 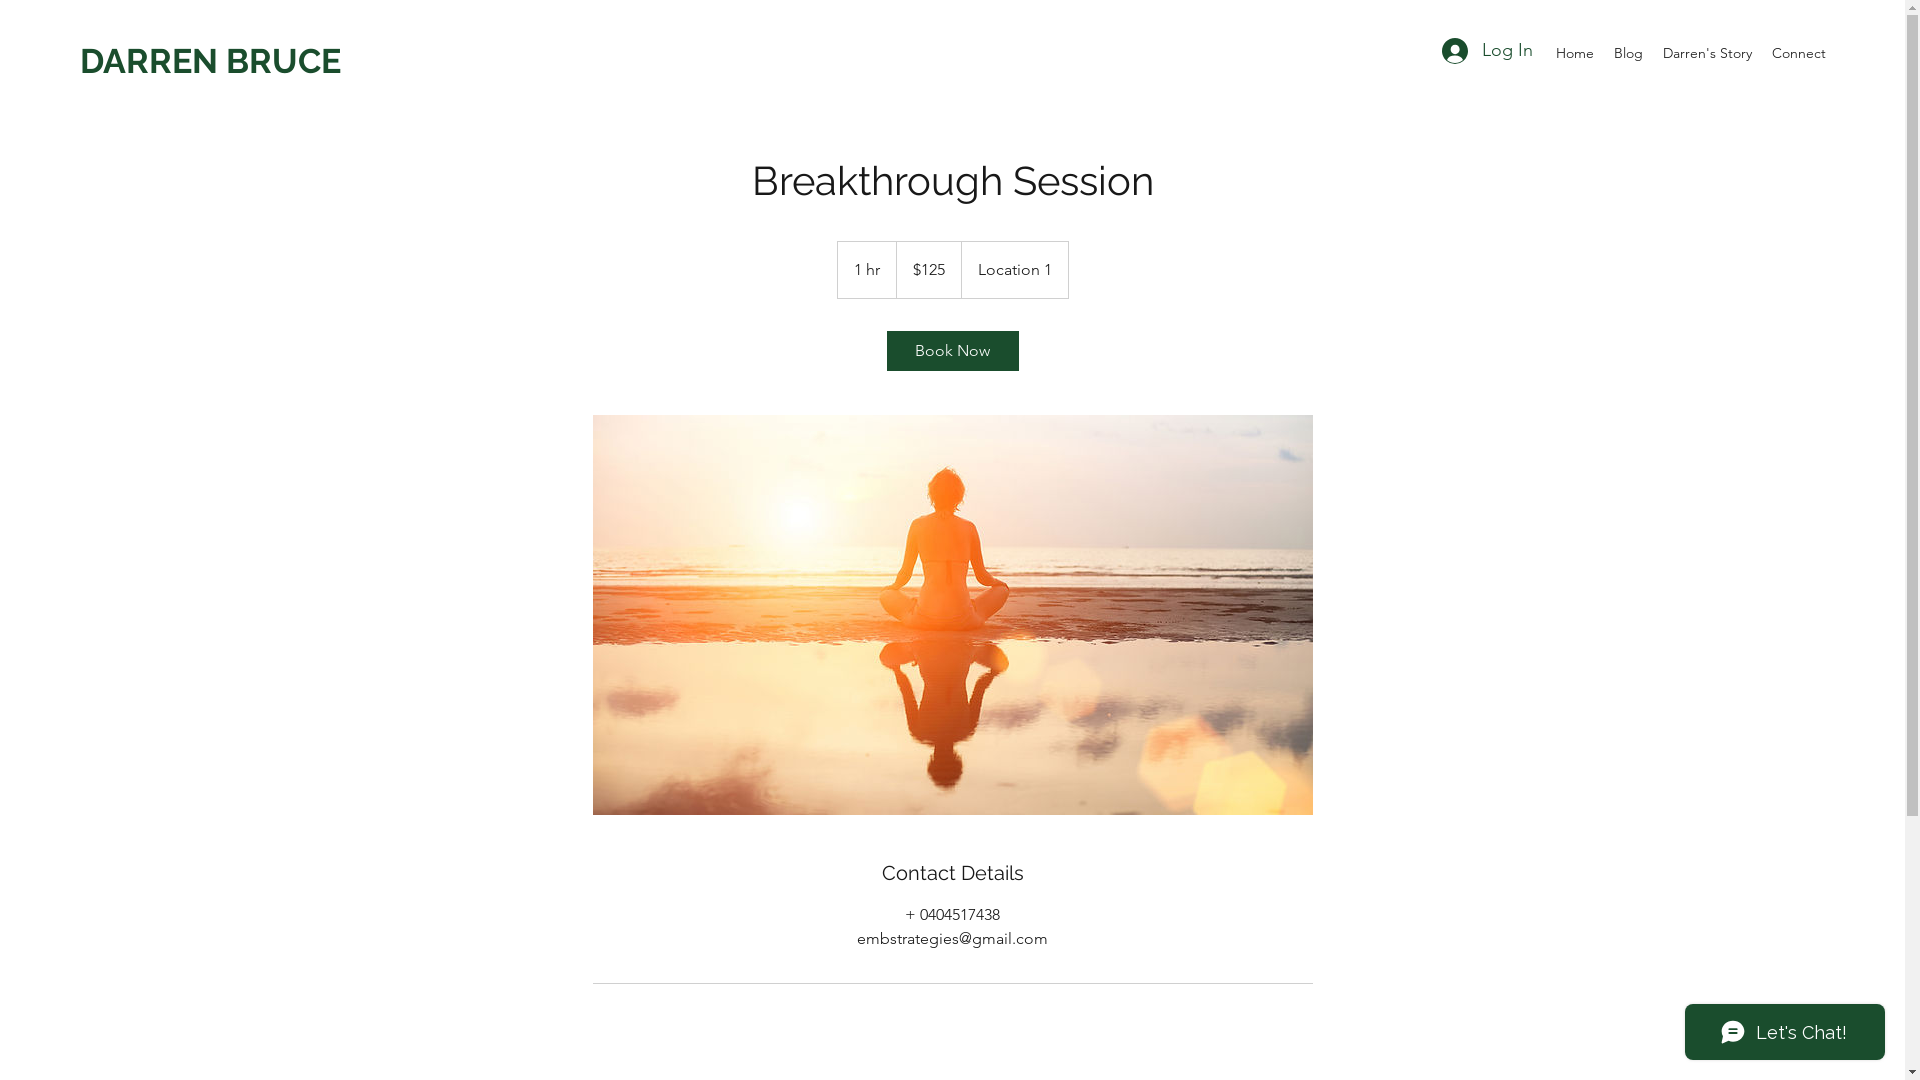 I want to click on 'Log In', so click(x=1427, y=49).